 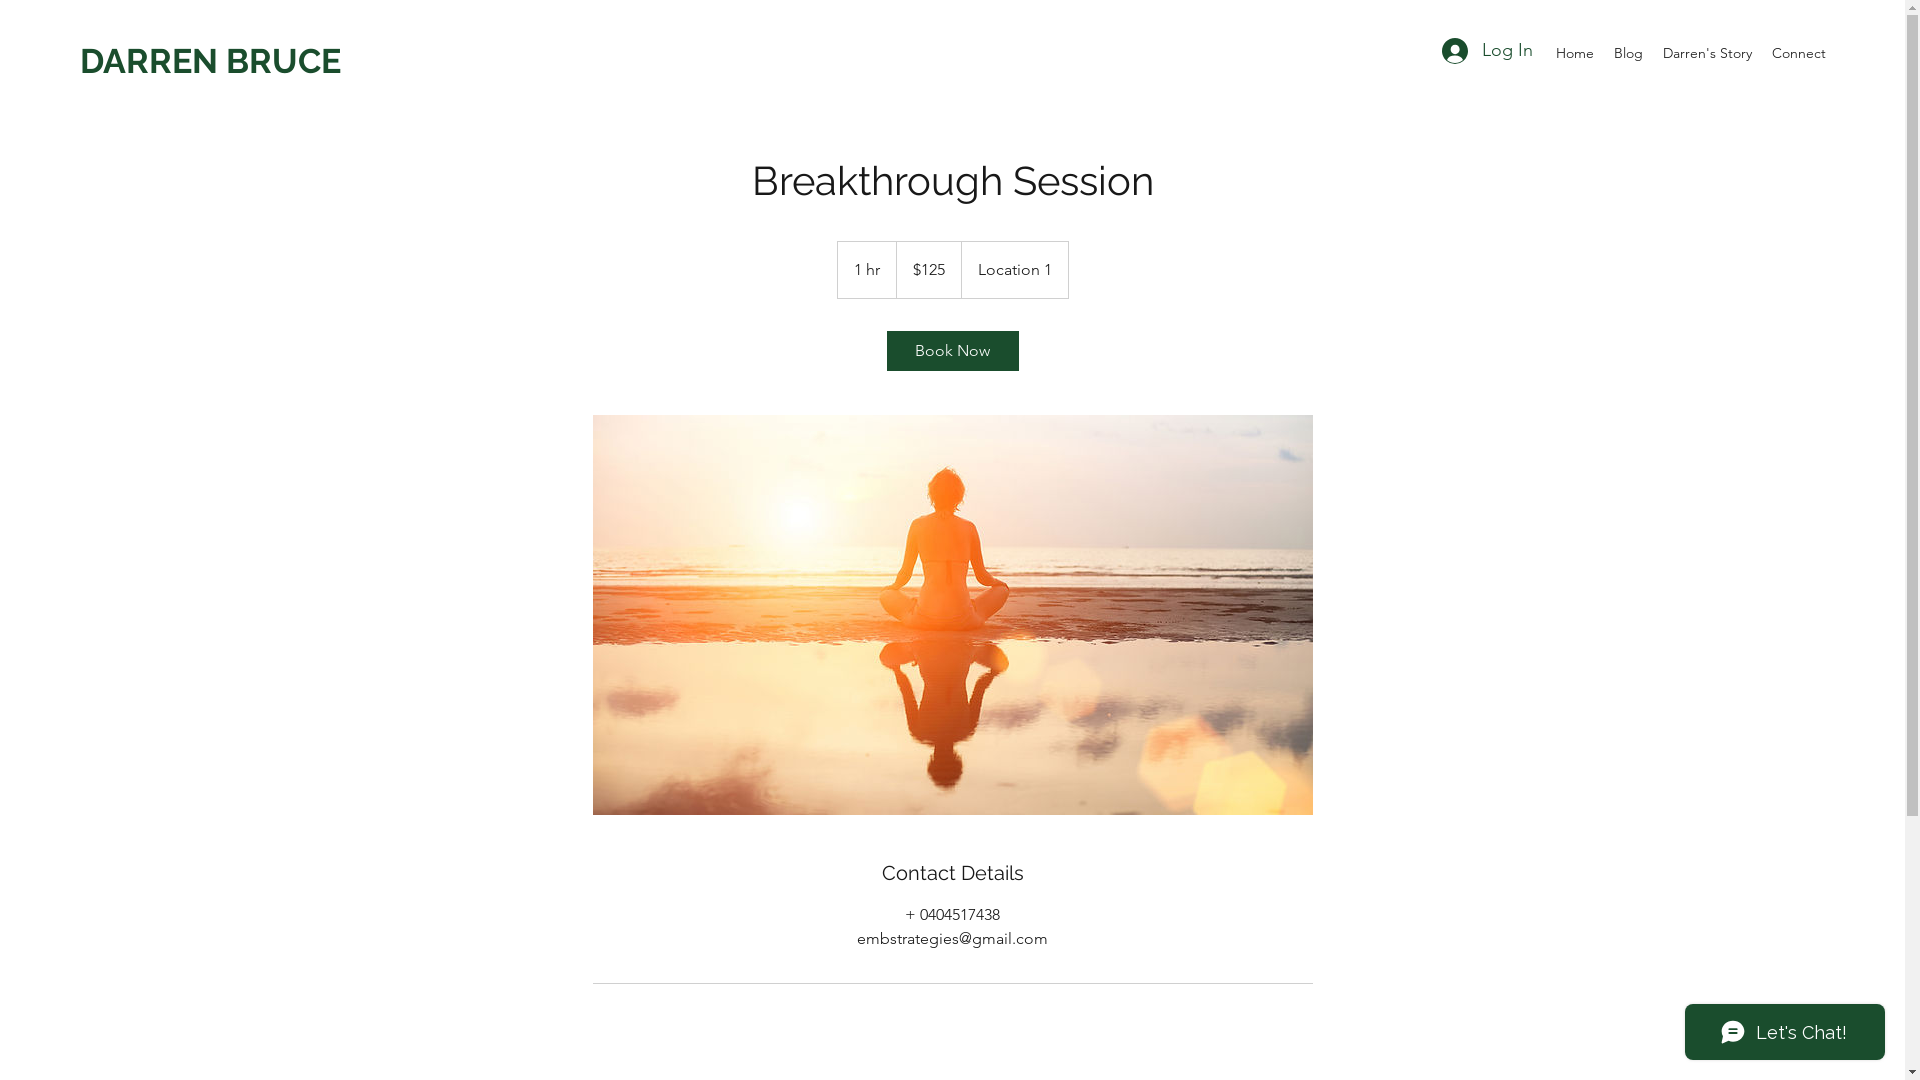 I want to click on 'Log In', so click(x=1427, y=49).